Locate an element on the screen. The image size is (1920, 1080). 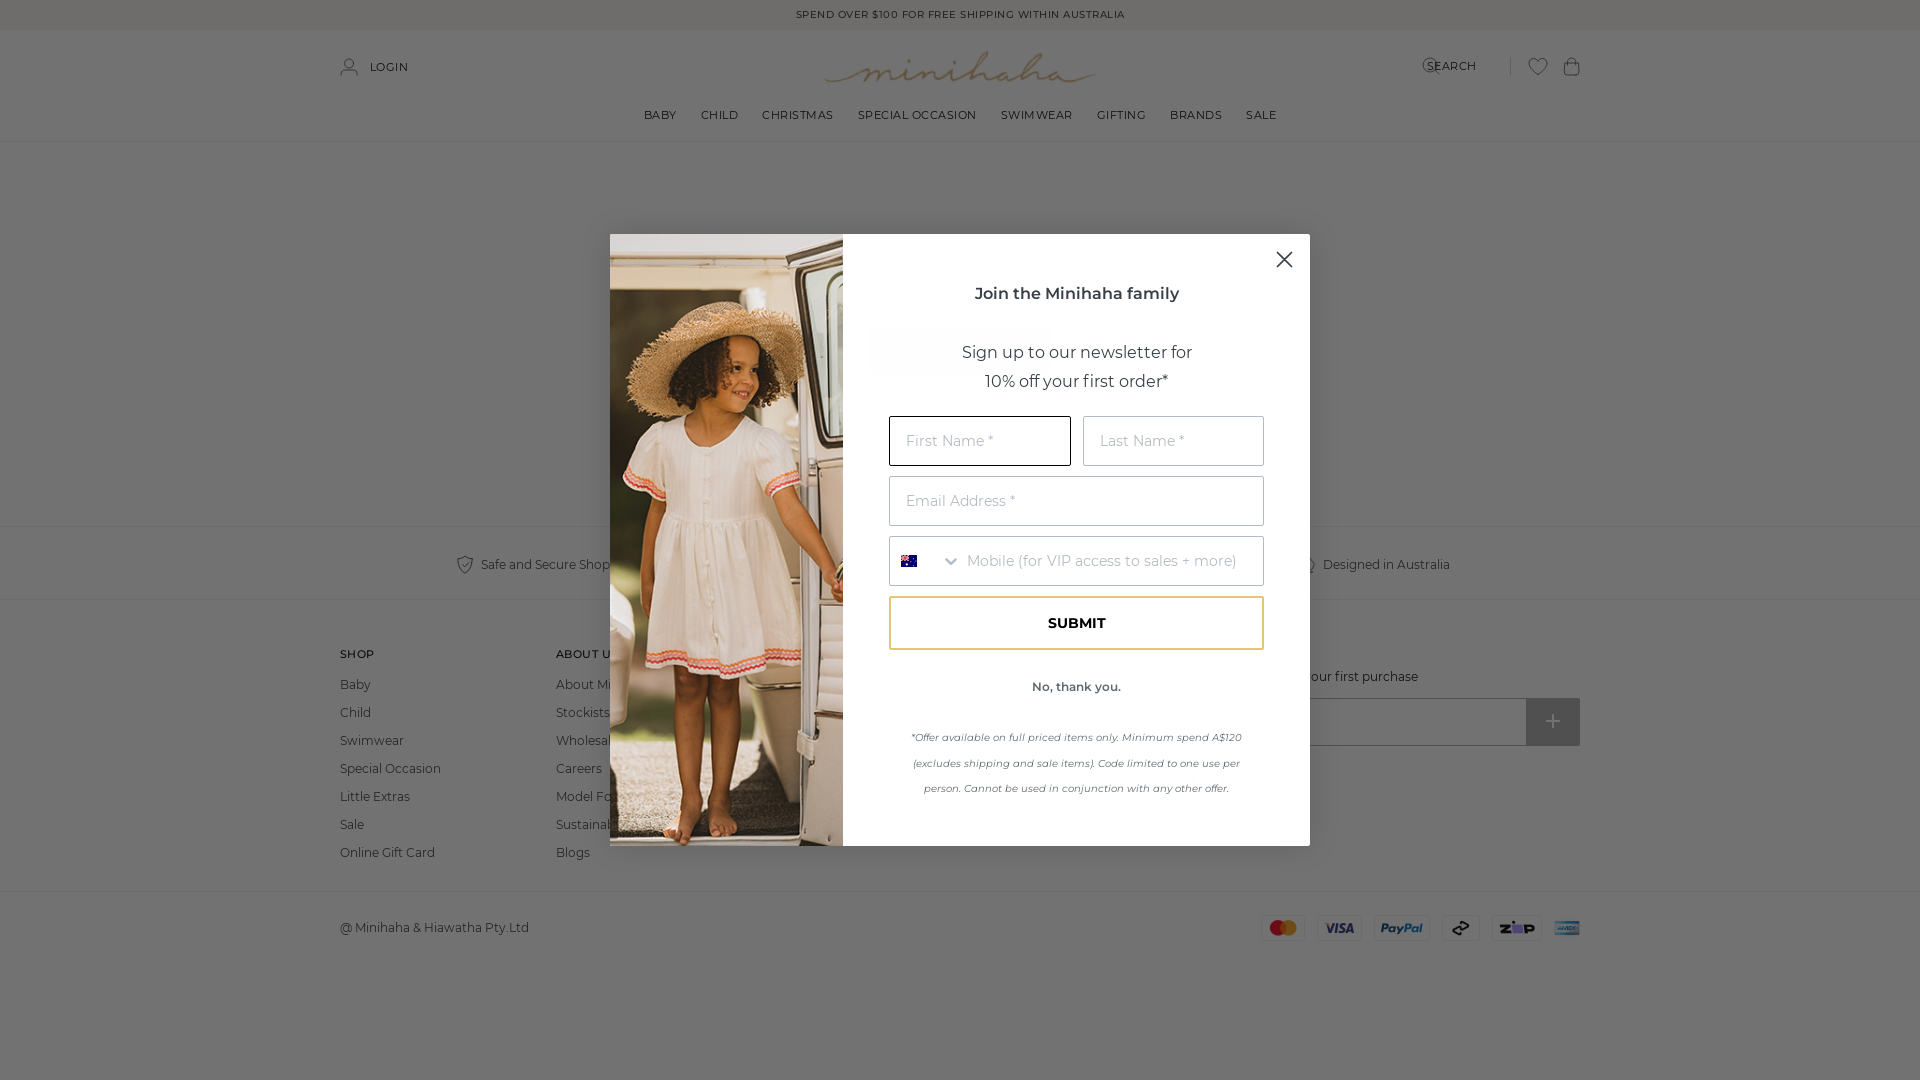
'Model Form' is located at coordinates (592, 795).